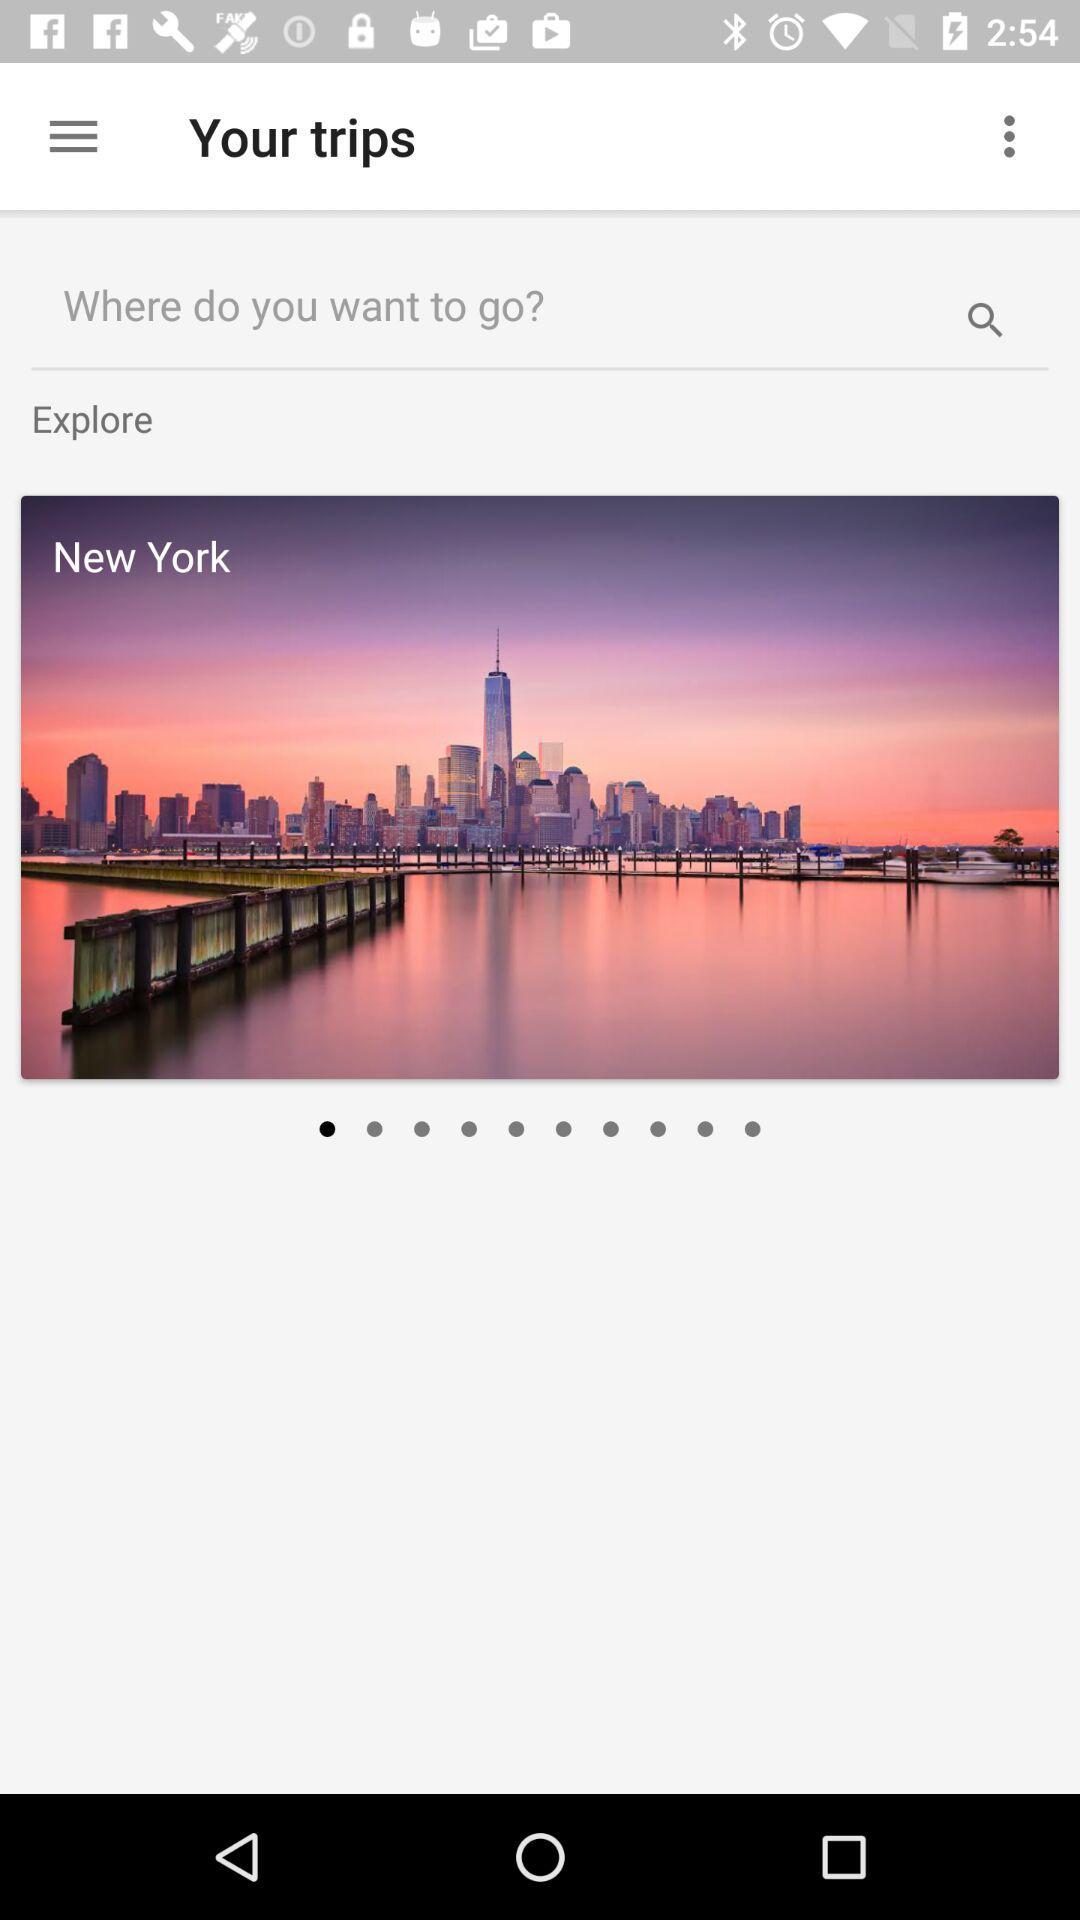 Image resolution: width=1080 pixels, height=1920 pixels. I want to click on the icon next to the your trips icon, so click(1017, 135).